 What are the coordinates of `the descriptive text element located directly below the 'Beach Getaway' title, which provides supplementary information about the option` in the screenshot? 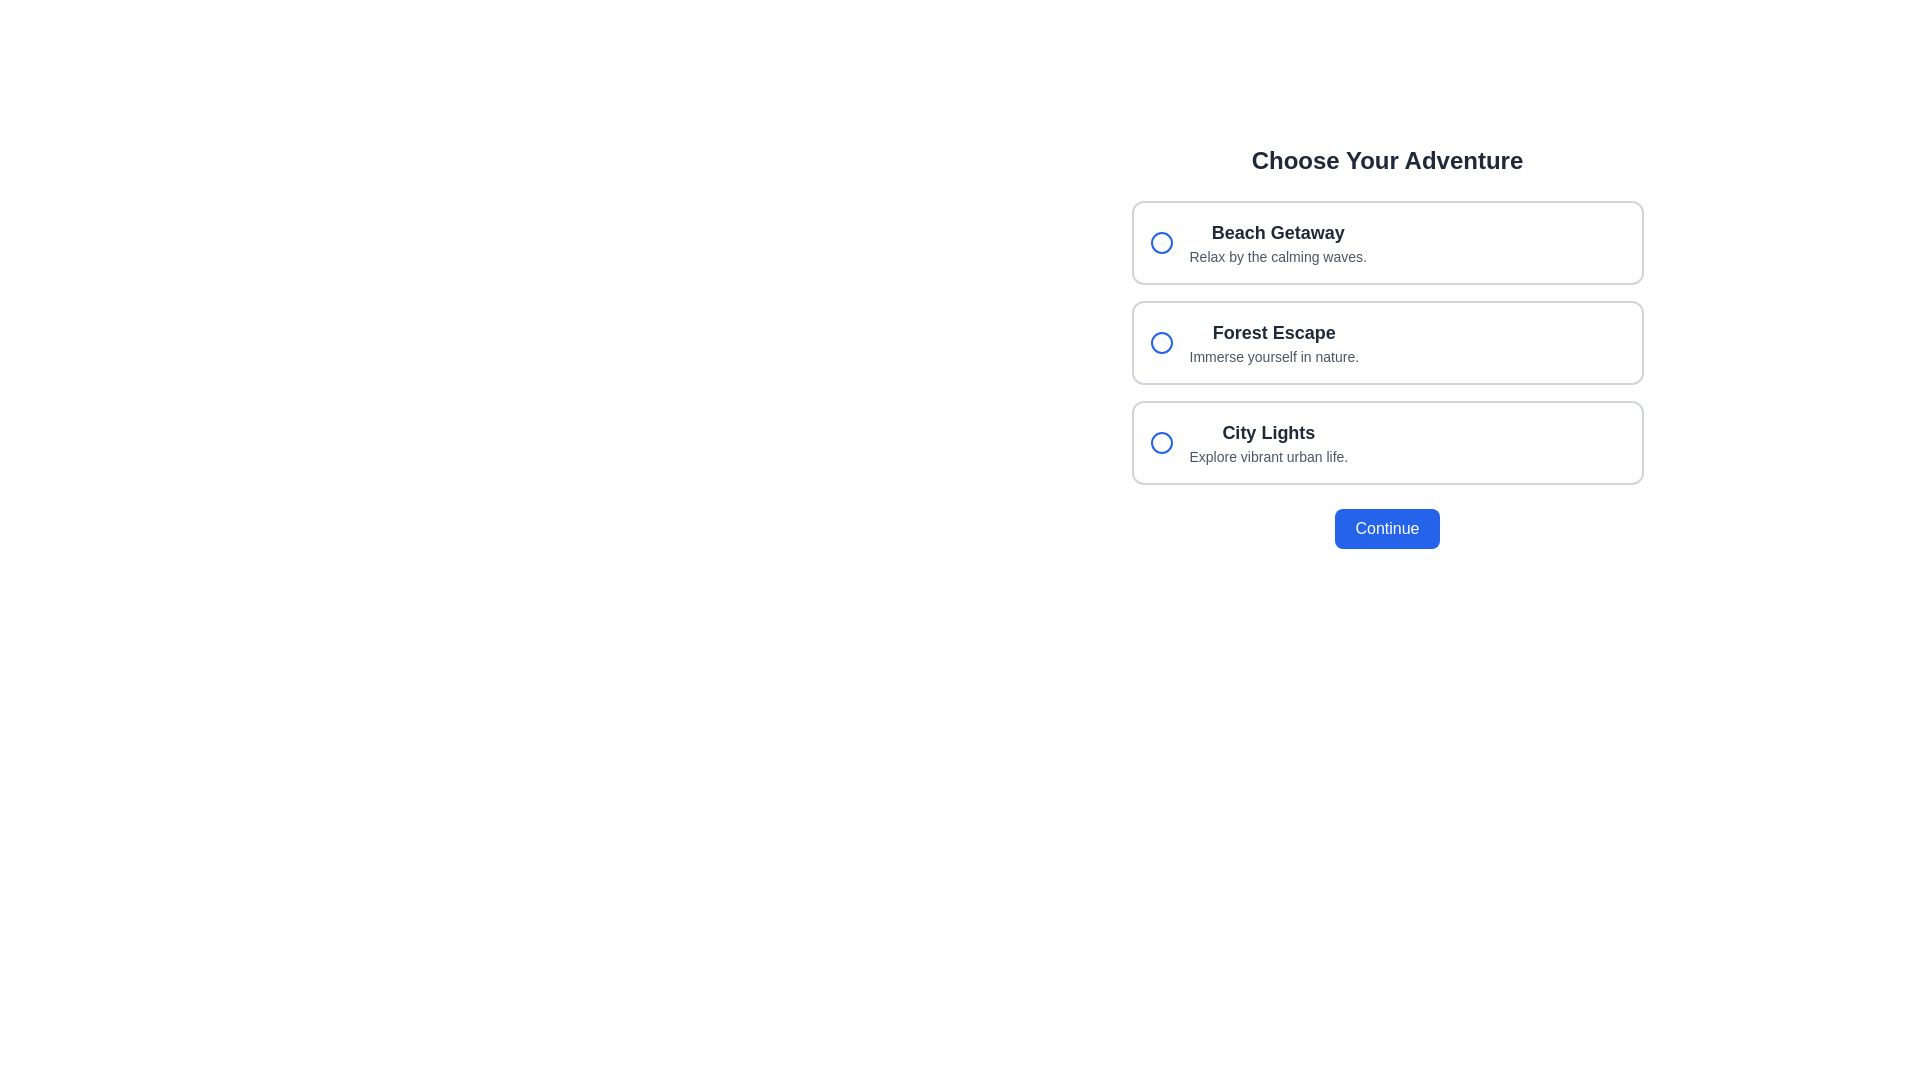 It's located at (1277, 256).